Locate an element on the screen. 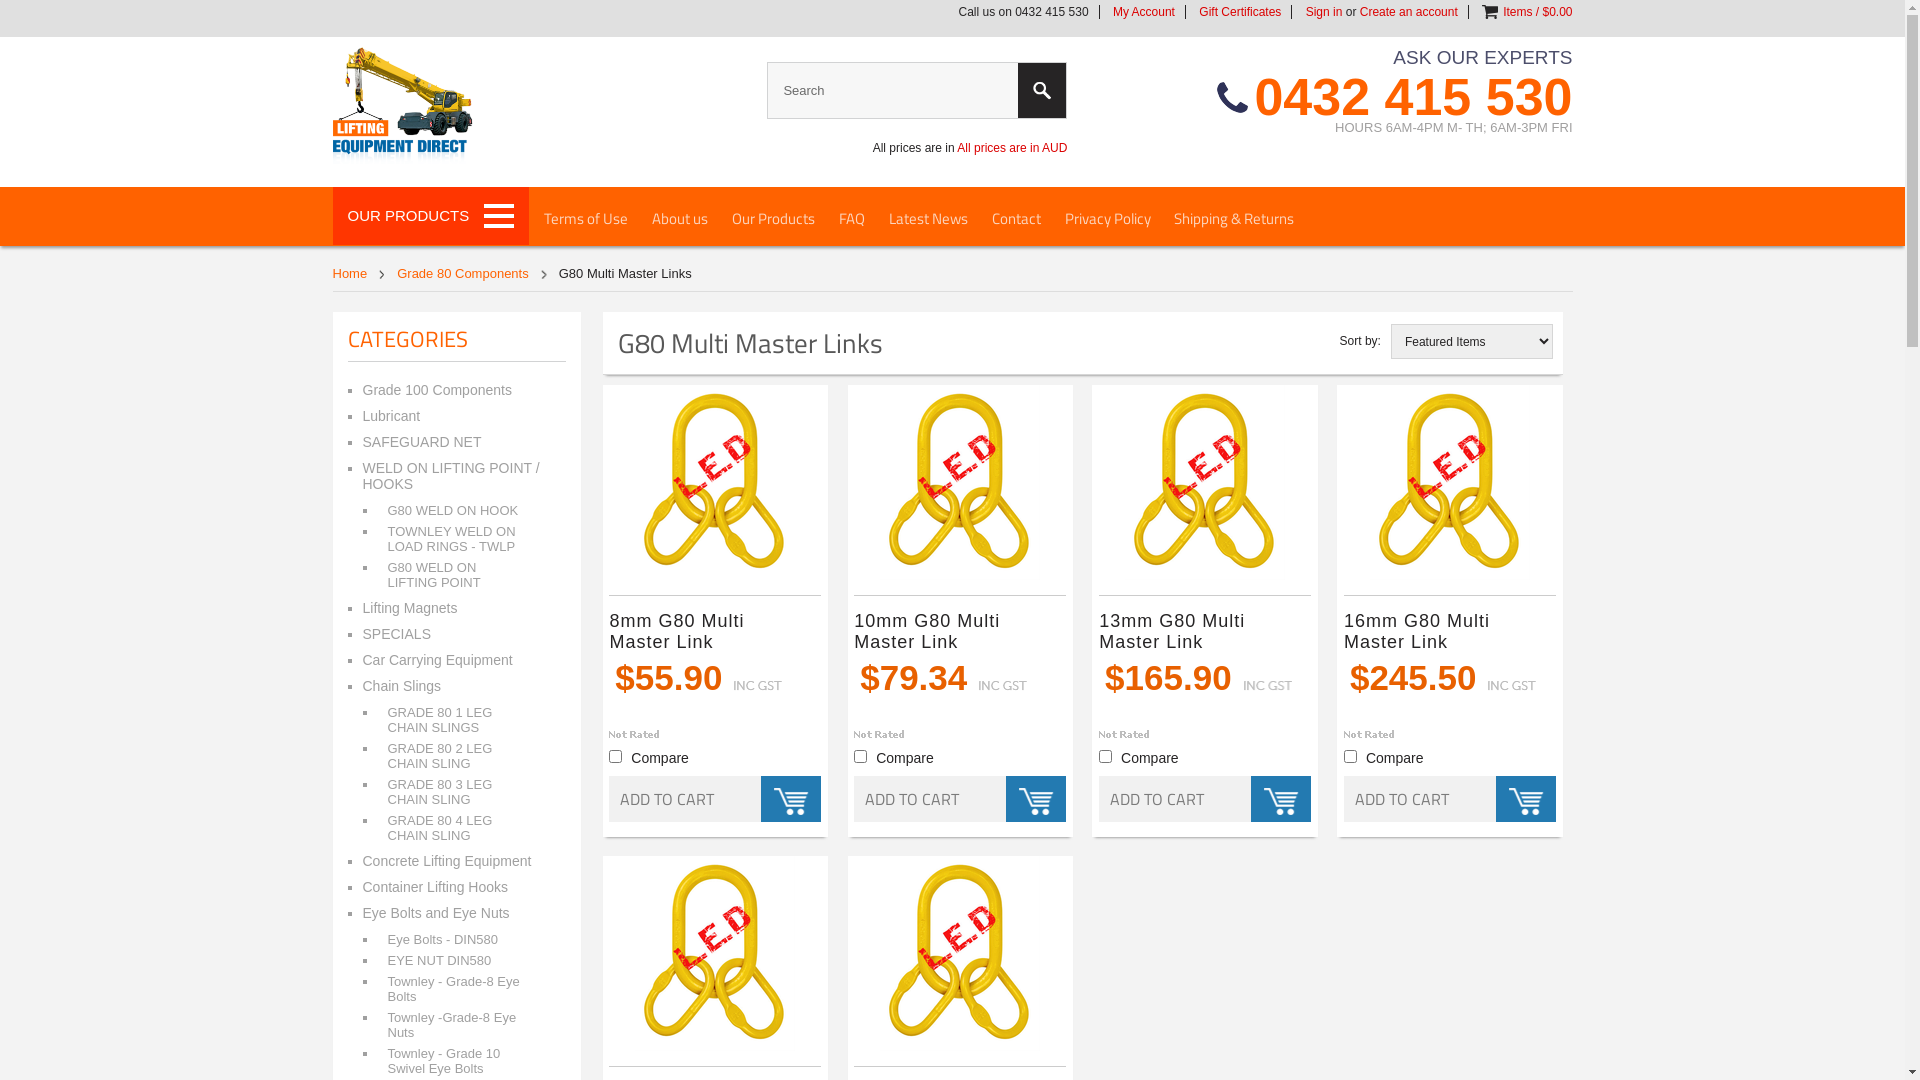 The height and width of the screenshot is (1080, 1920). 'SPECIALS' is located at coordinates (452, 633).